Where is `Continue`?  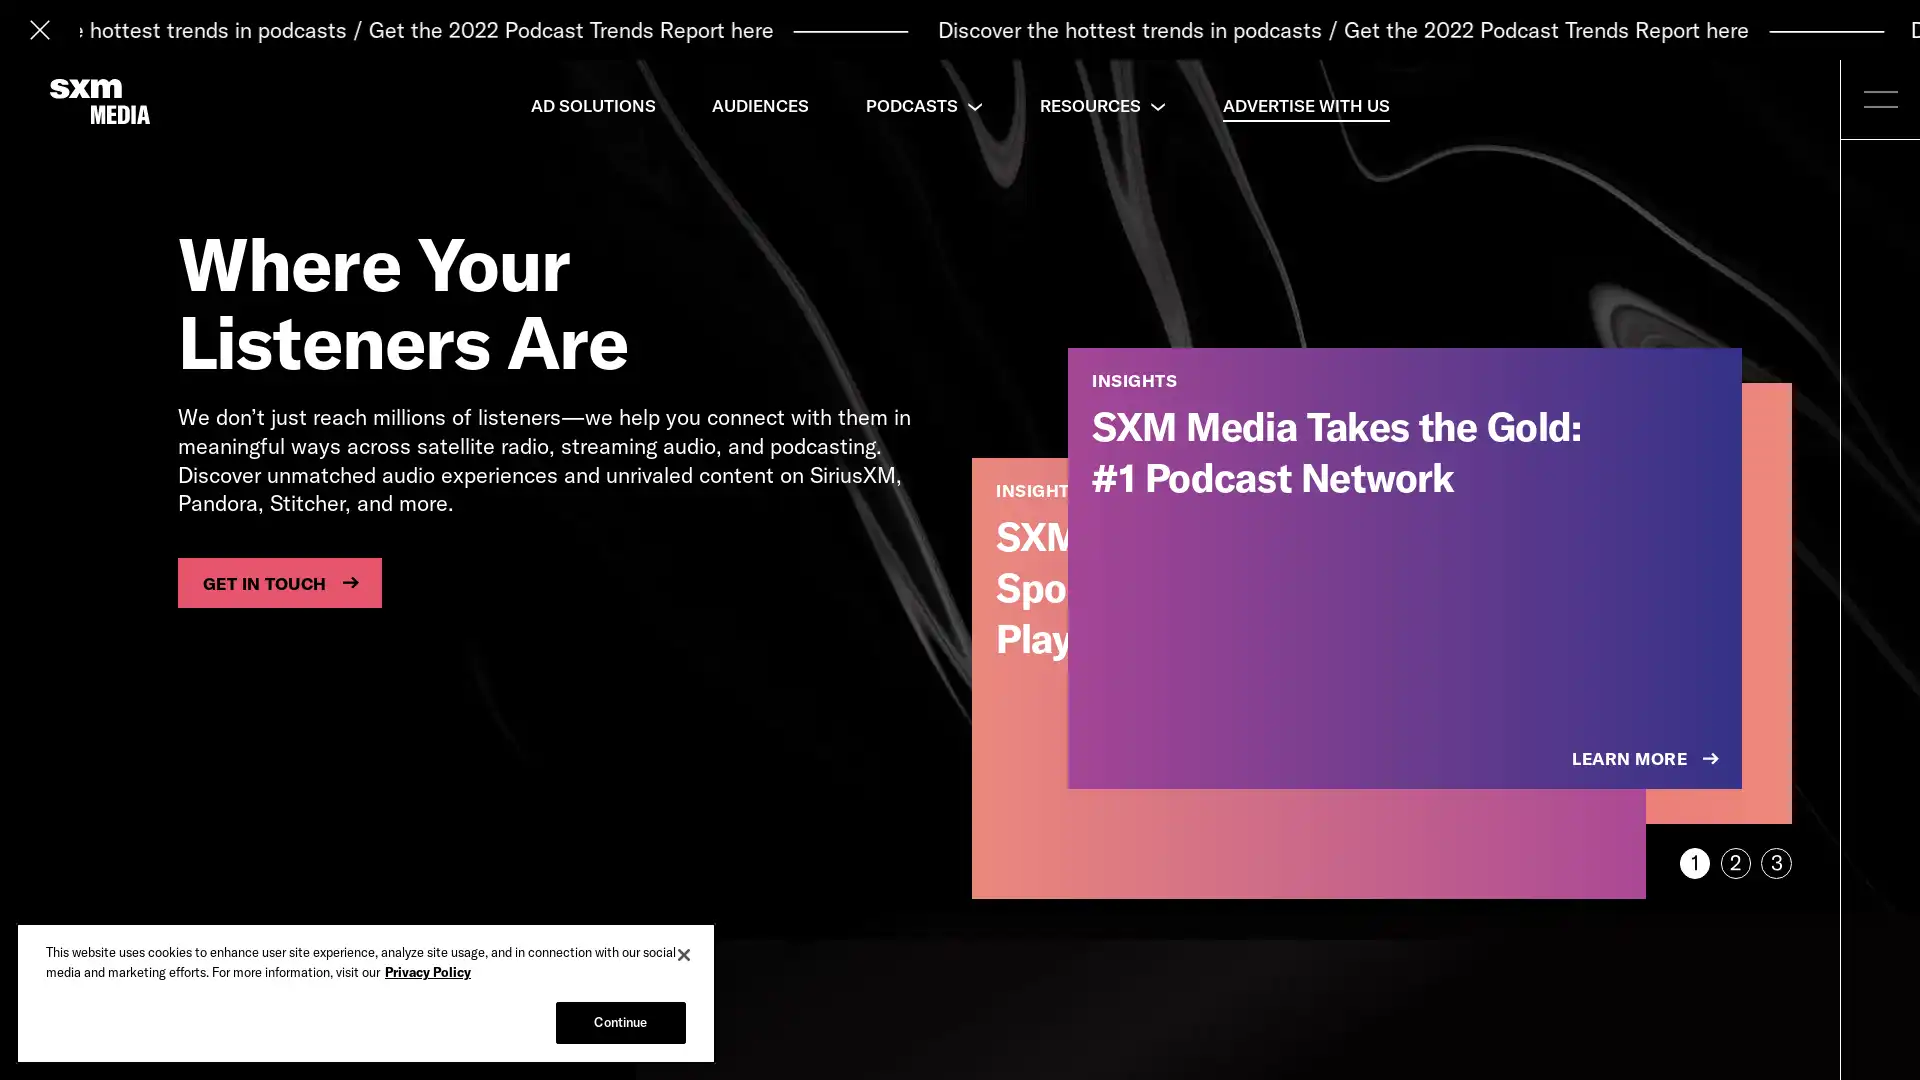 Continue is located at coordinates (619, 1022).